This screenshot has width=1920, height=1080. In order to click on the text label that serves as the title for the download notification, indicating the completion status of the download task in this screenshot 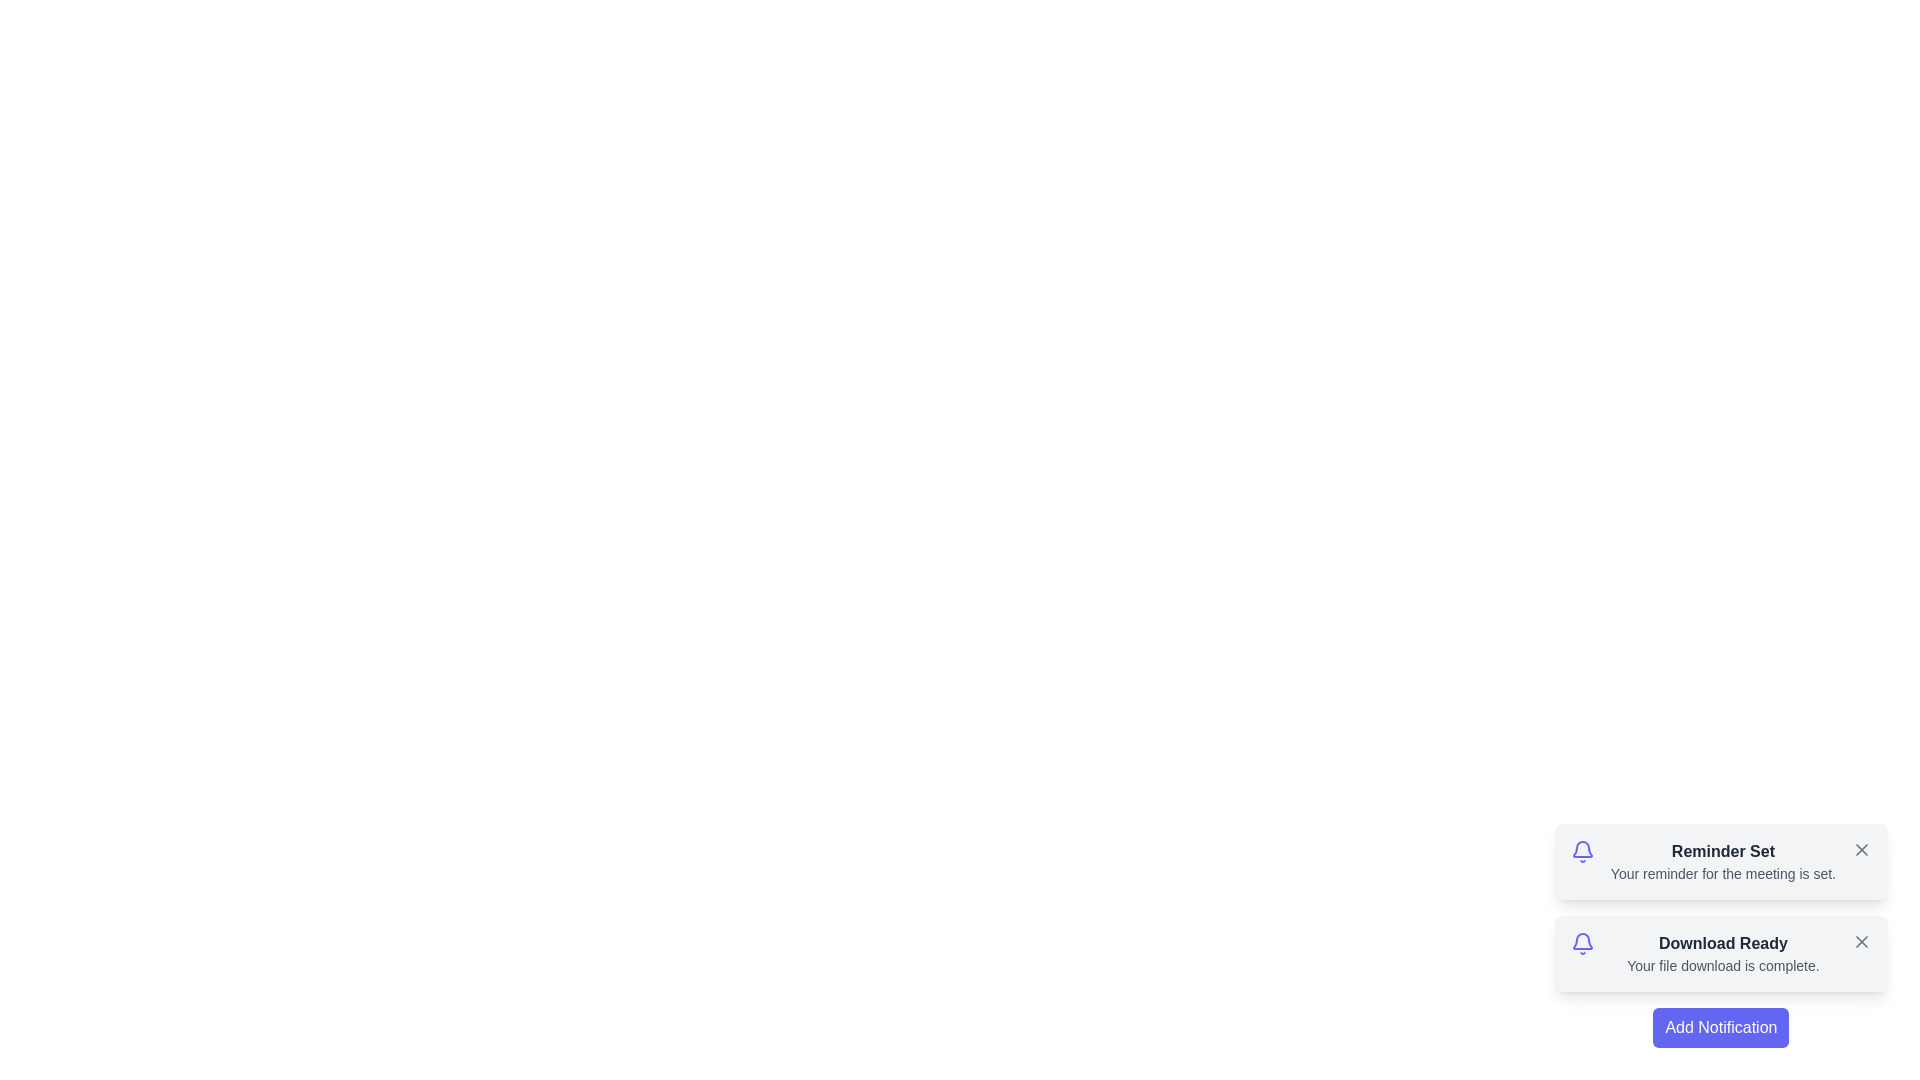, I will do `click(1722, 944)`.